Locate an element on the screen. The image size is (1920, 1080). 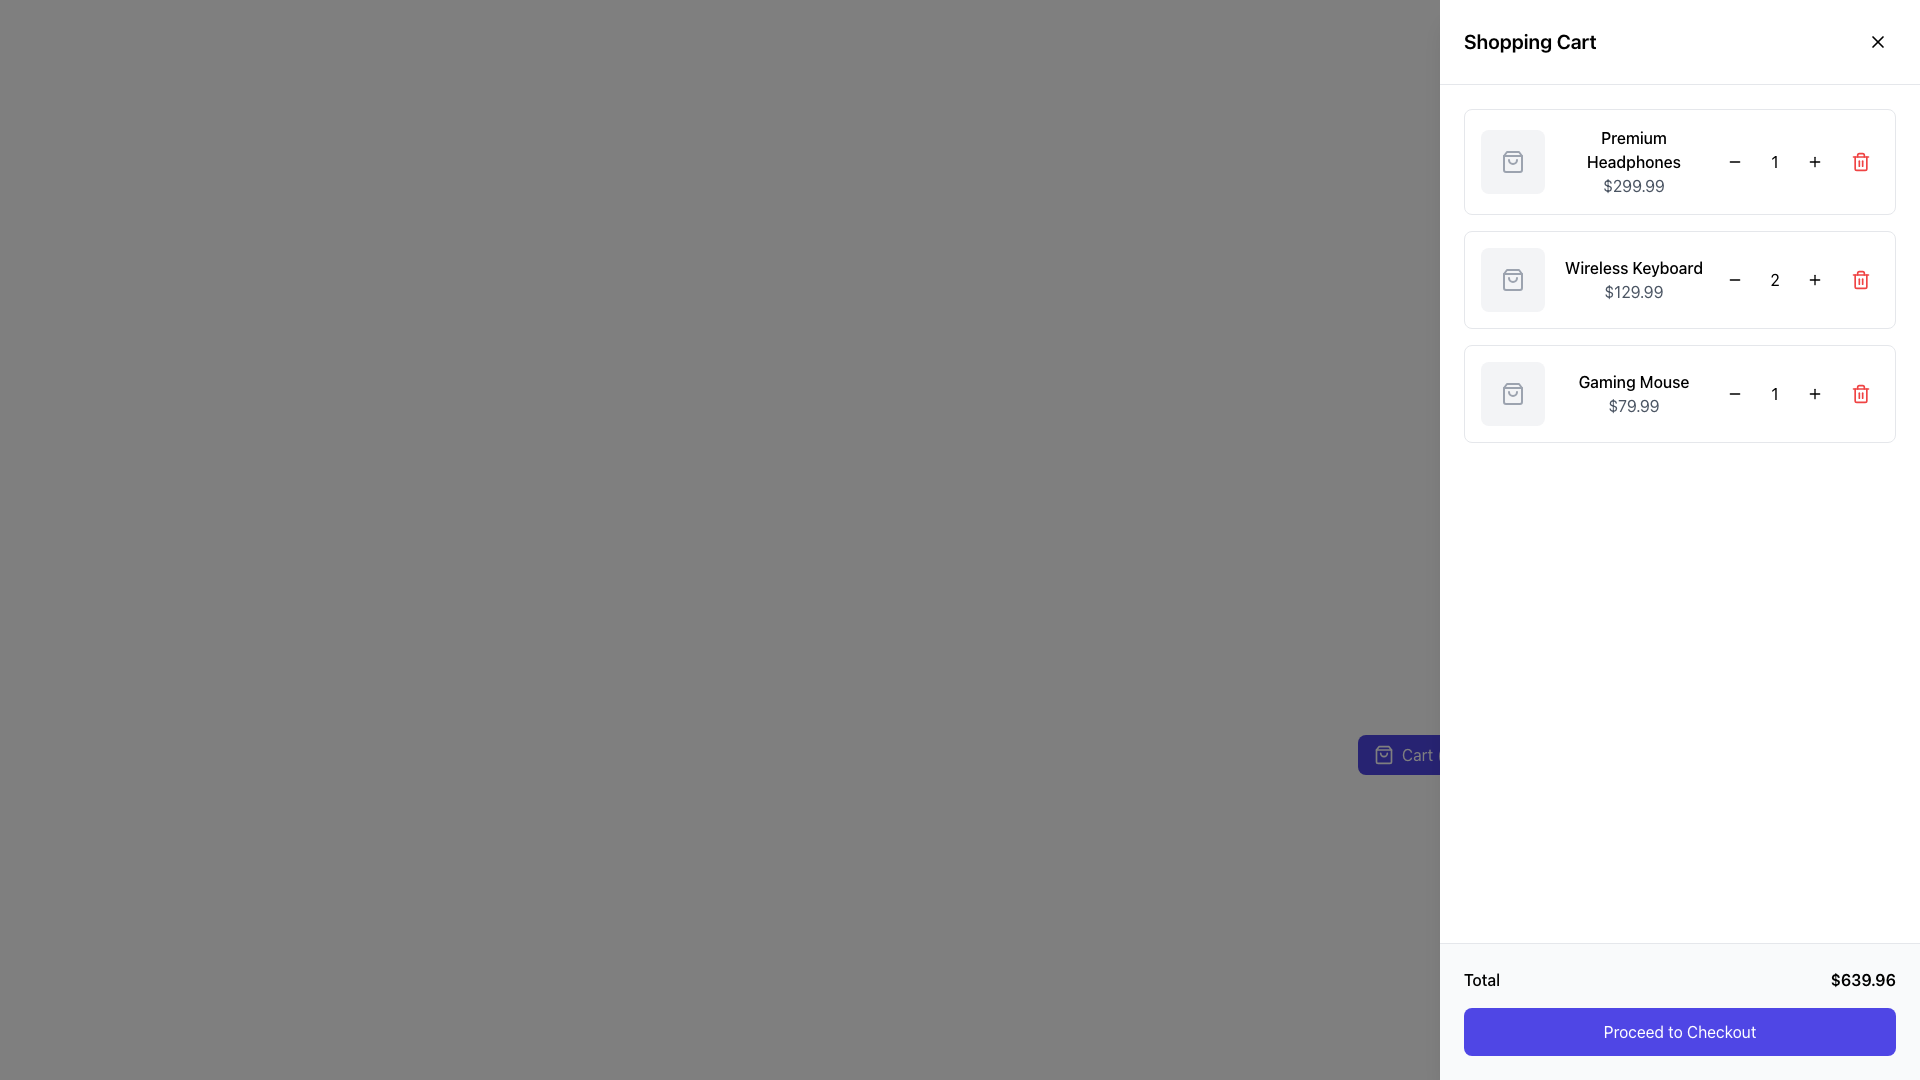
the Close button icon located in the top right corner of the shopping cart panel, beside the 'Shopping Cart' title is located at coordinates (1876, 42).